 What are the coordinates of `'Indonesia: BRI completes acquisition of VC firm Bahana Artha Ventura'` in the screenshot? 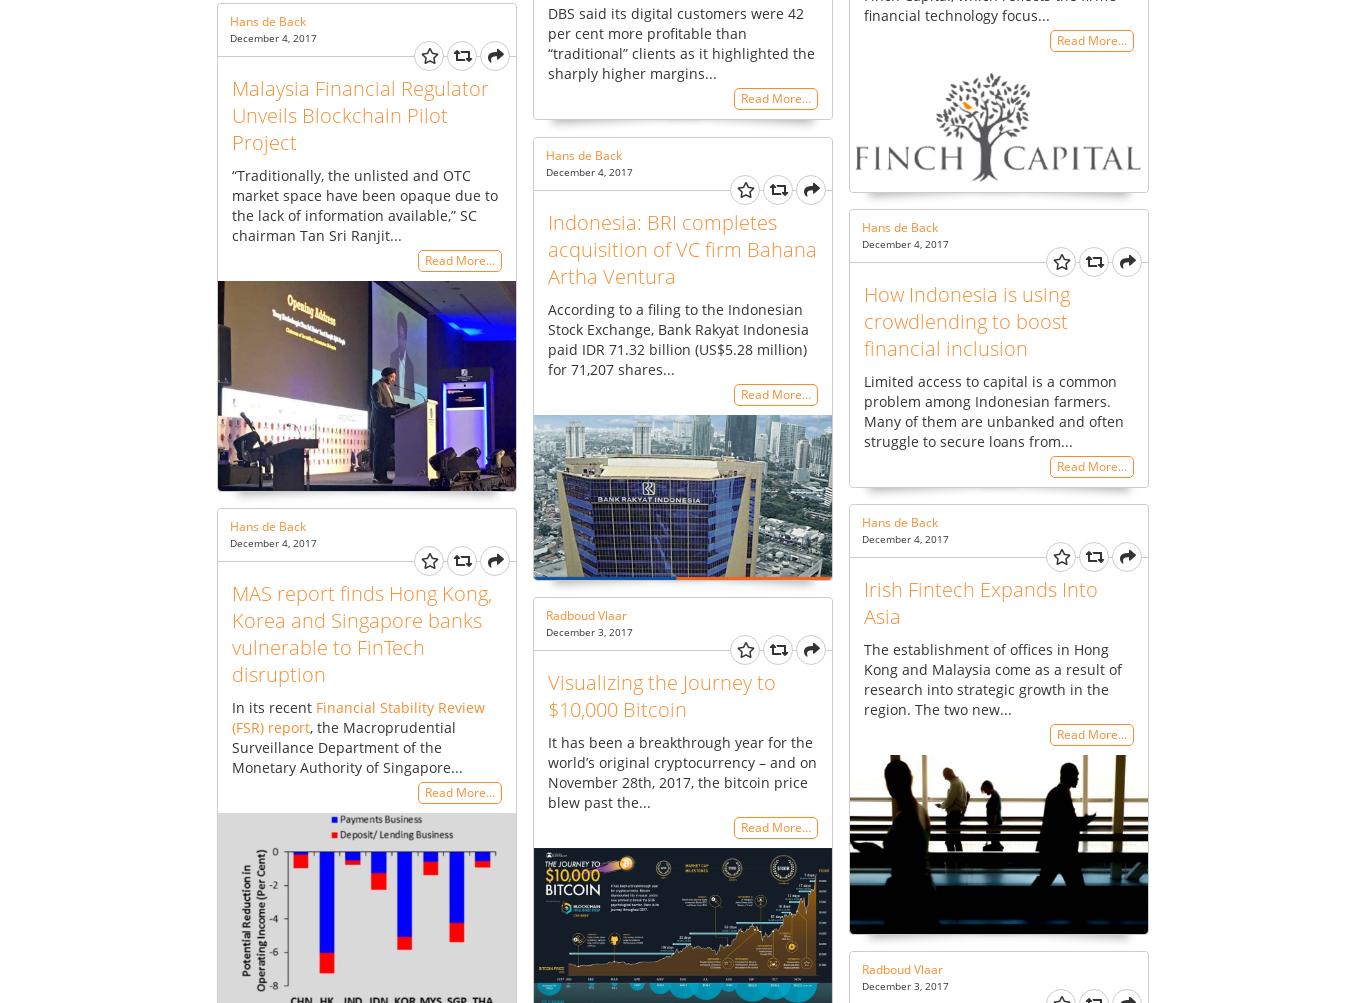 It's located at (548, 248).